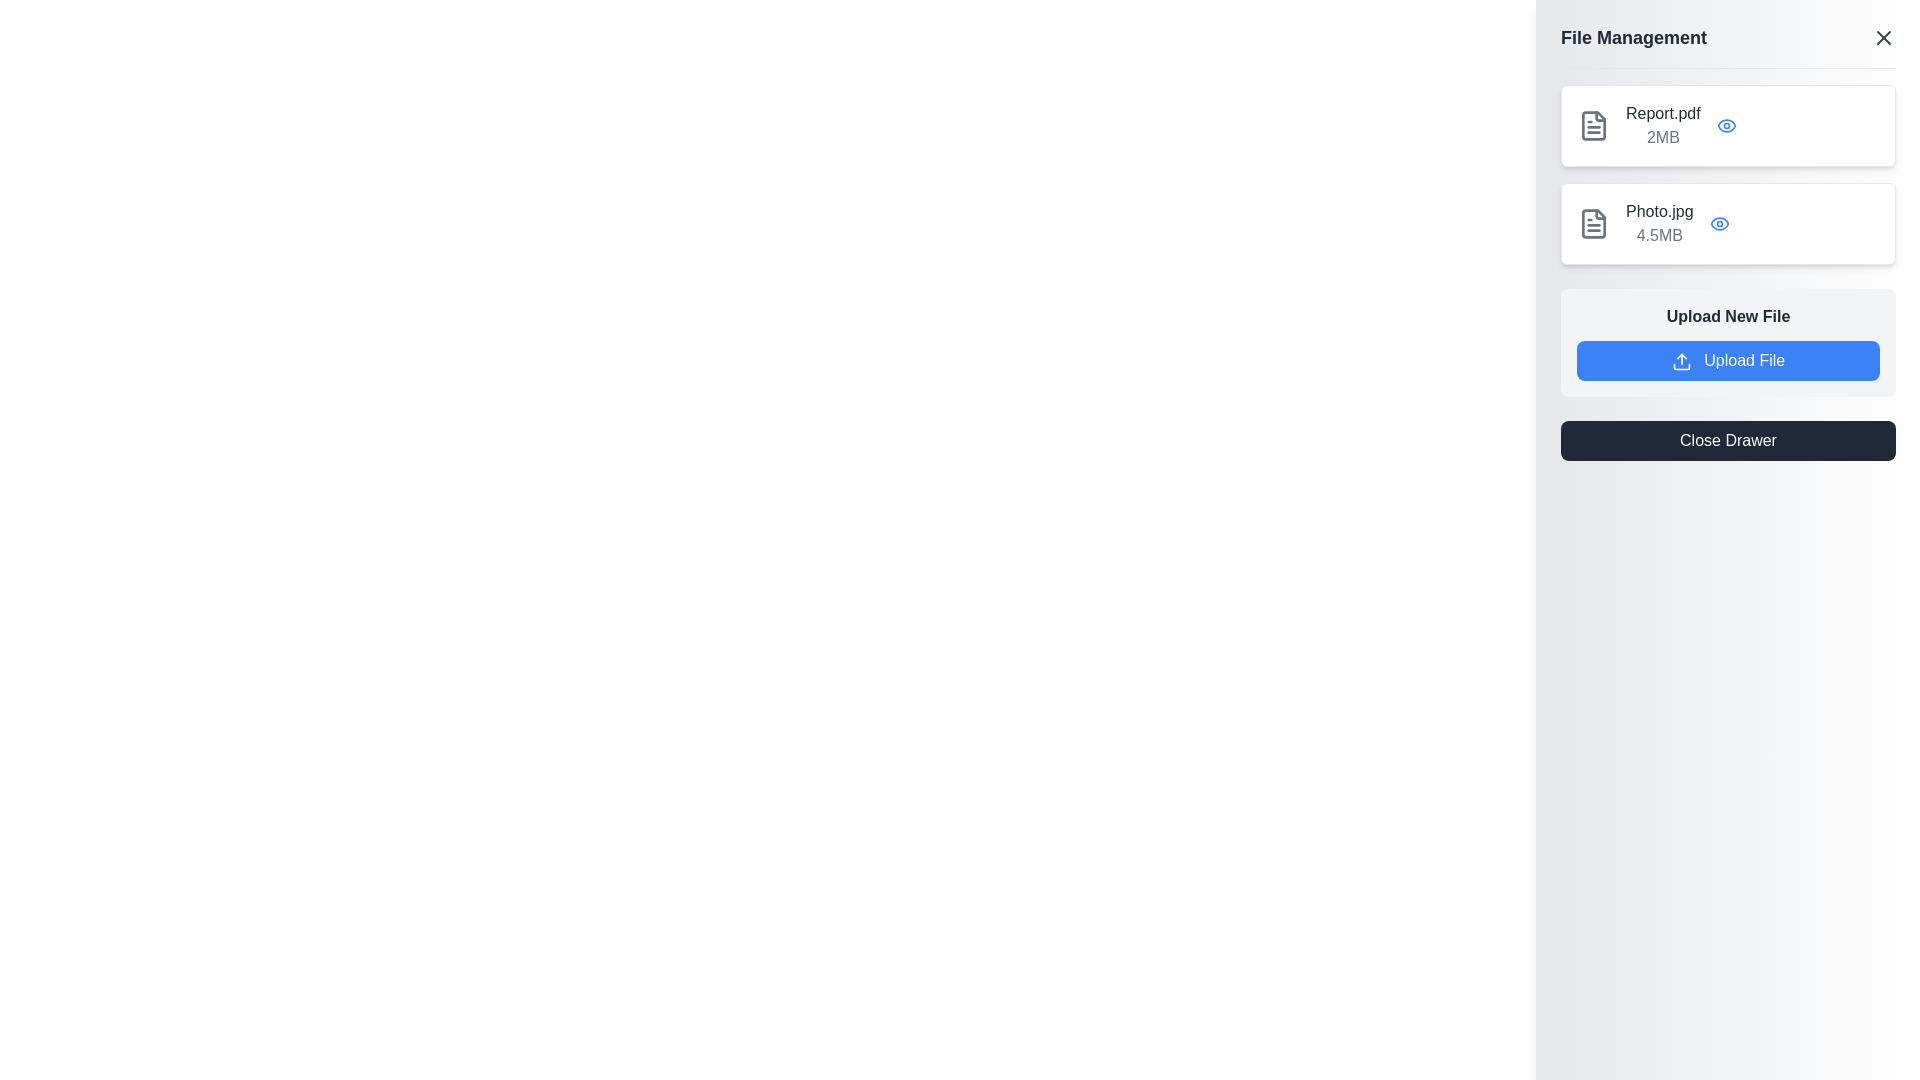 This screenshot has width=1920, height=1080. I want to click on the text label reading 'Report.pdf' in the 'File Management' section, which is the first entry in the list, so click(1663, 114).